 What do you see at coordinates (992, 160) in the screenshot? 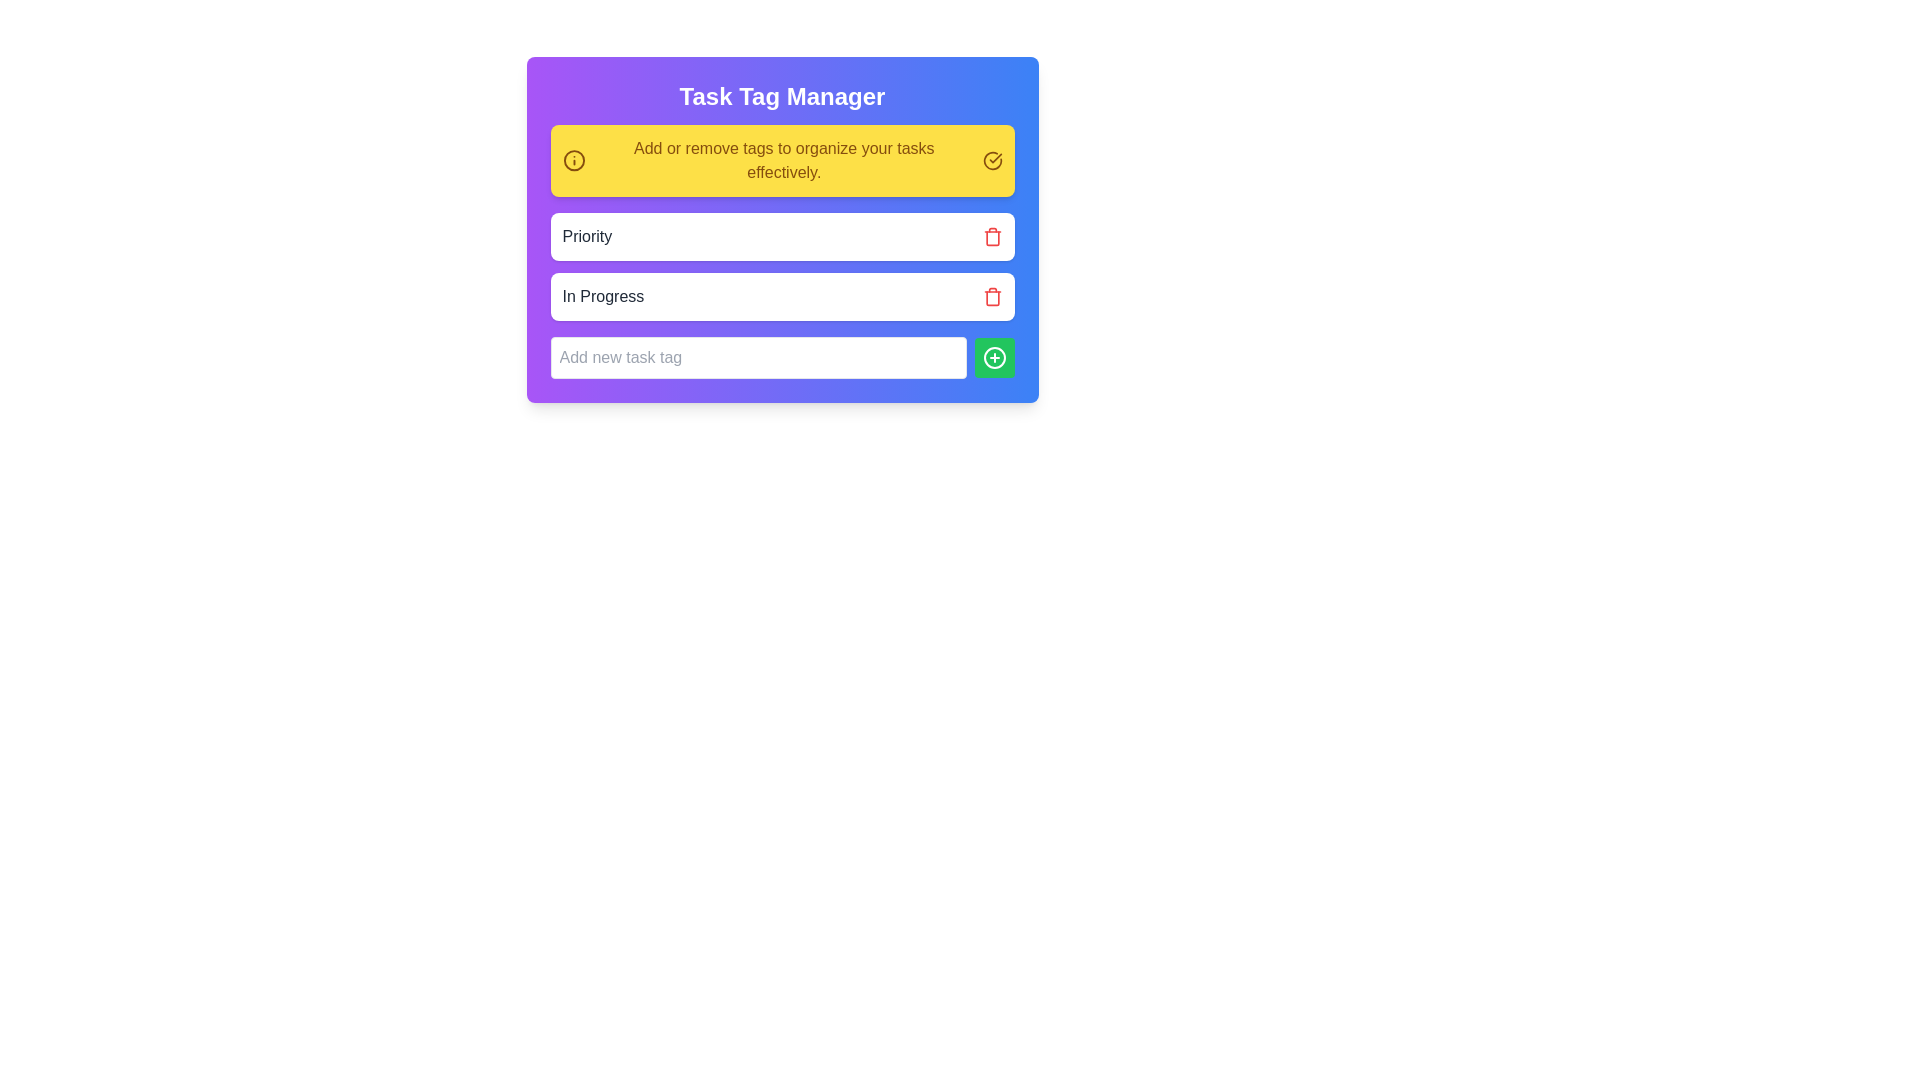
I see `the circular icon located in the yellow header section of the 'Task Tag Manager' card, positioned to the far right` at bounding box center [992, 160].